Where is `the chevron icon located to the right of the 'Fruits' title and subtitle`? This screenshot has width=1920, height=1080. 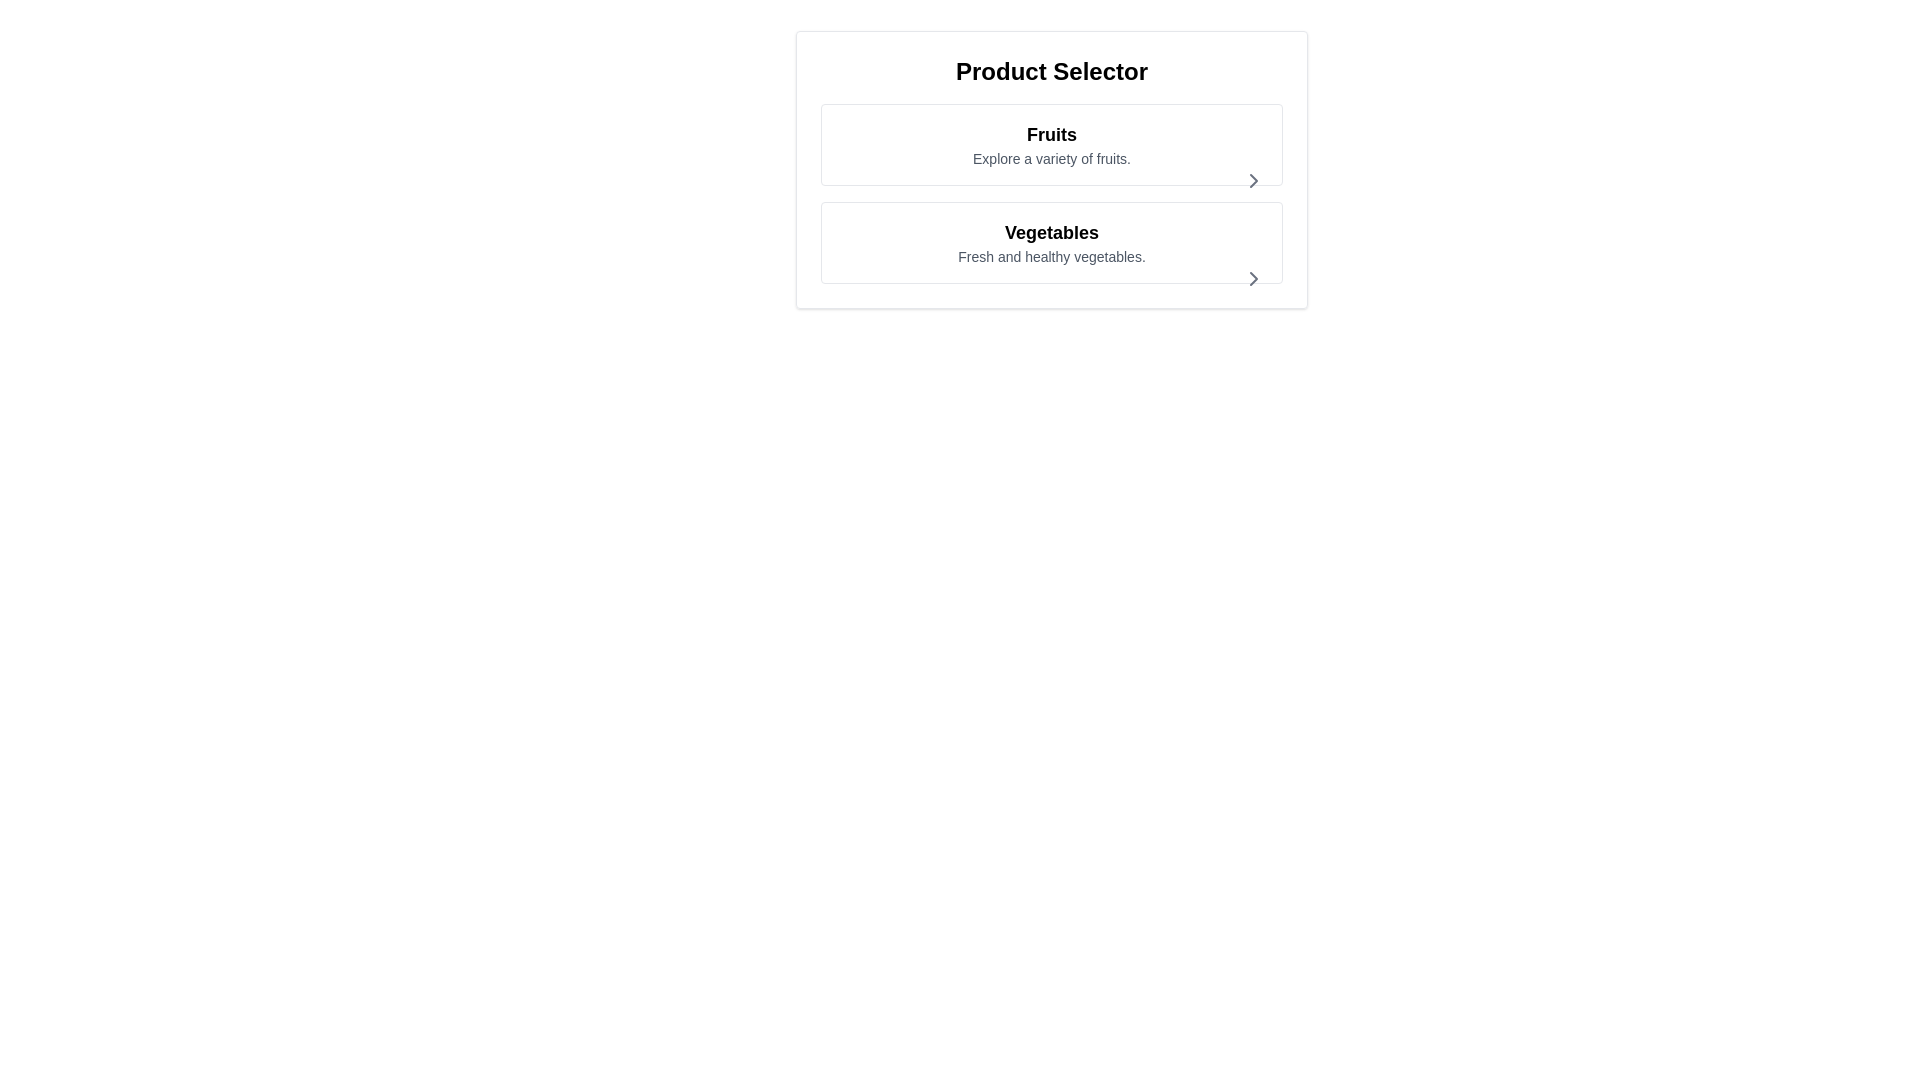 the chevron icon located to the right of the 'Fruits' title and subtitle is located at coordinates (1252, 181).